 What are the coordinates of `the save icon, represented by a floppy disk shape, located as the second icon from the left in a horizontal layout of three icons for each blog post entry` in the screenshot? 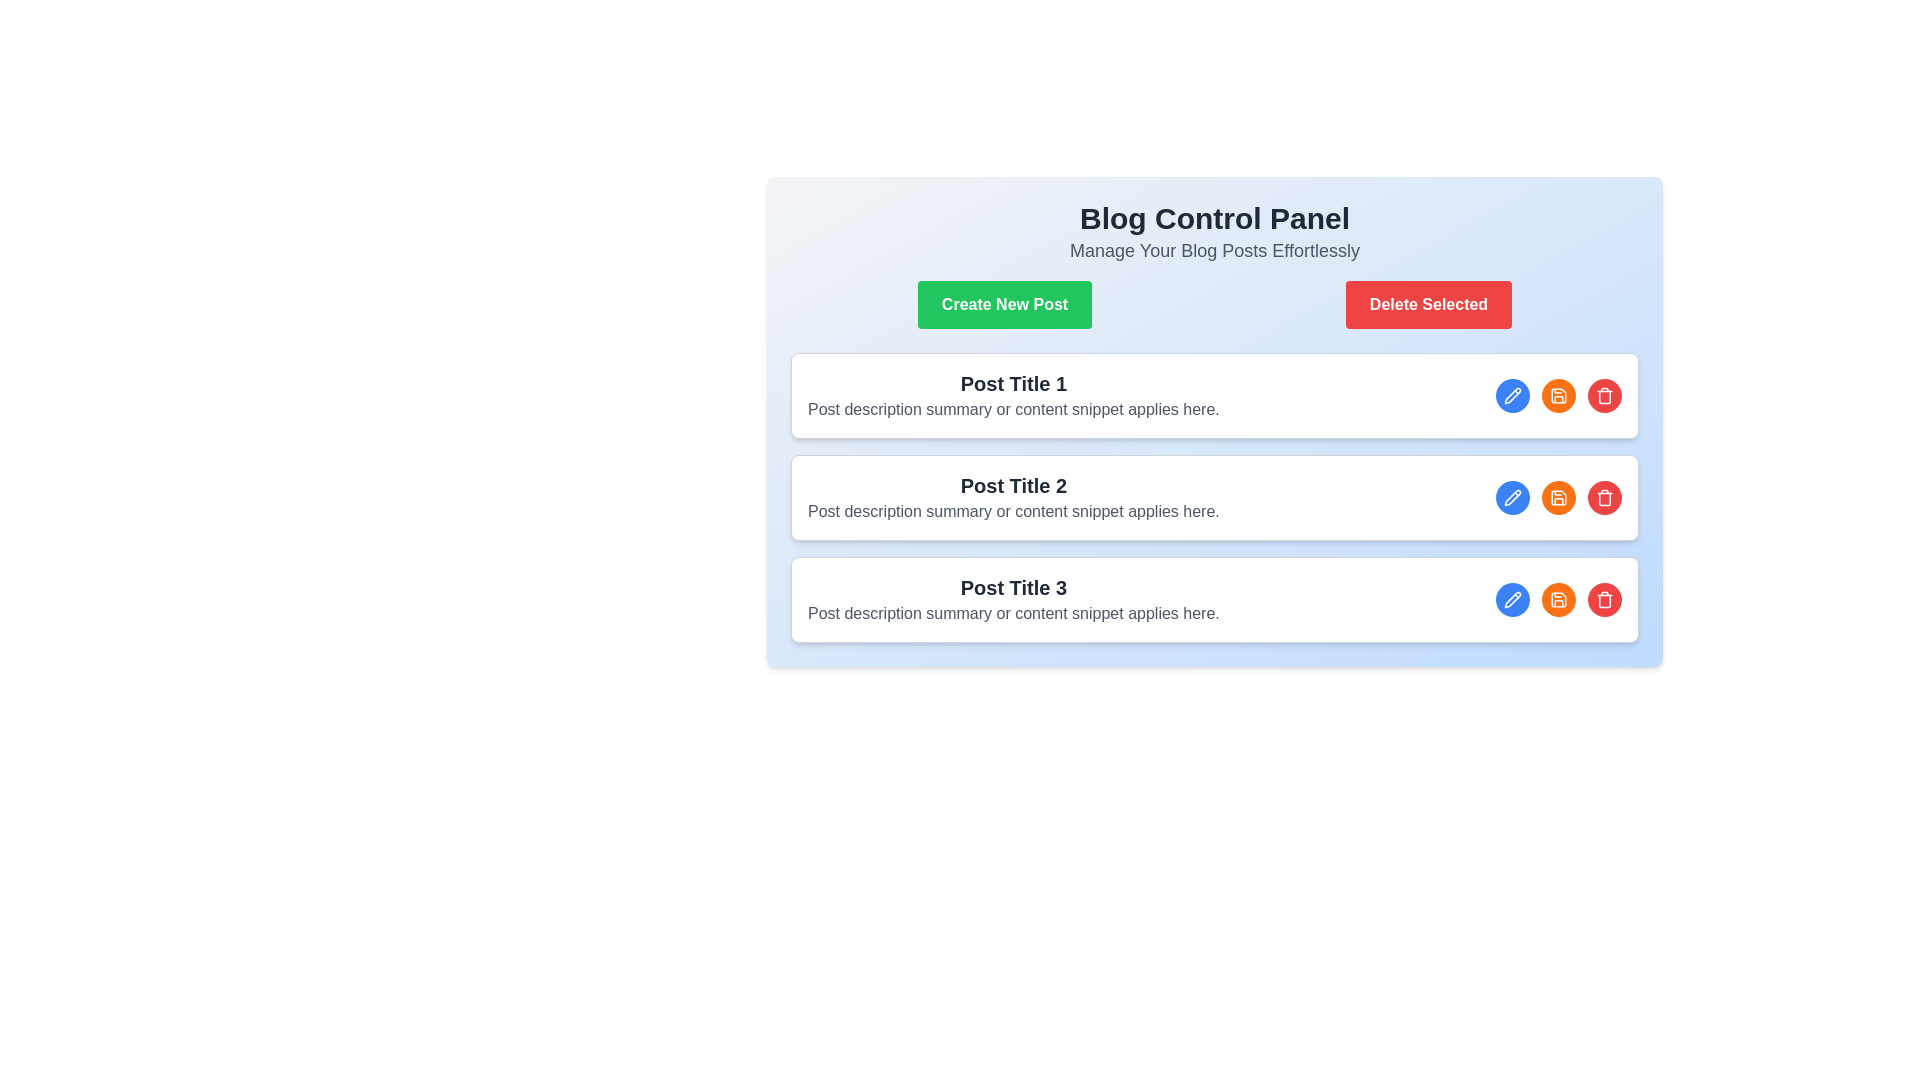 It's located at (1558, 496).